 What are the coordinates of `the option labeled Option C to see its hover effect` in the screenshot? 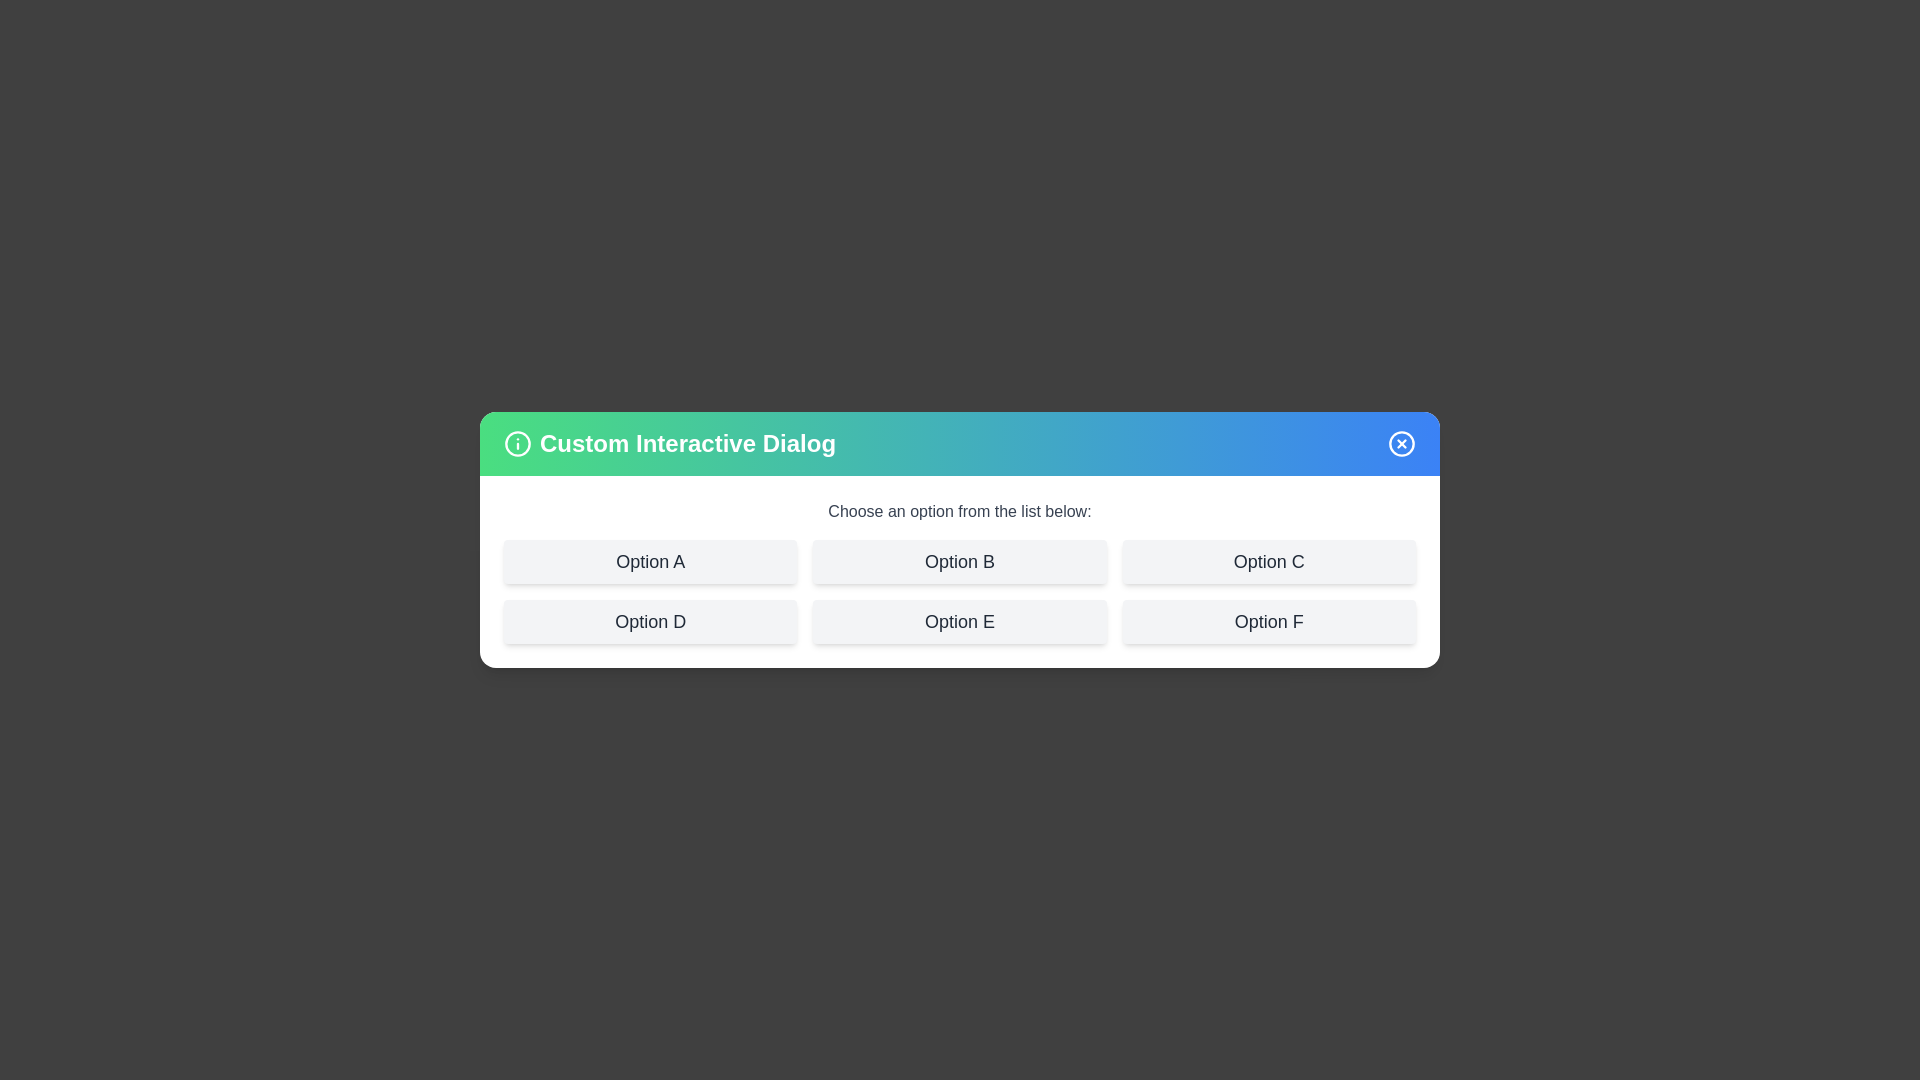 It's located at (1268, 562).